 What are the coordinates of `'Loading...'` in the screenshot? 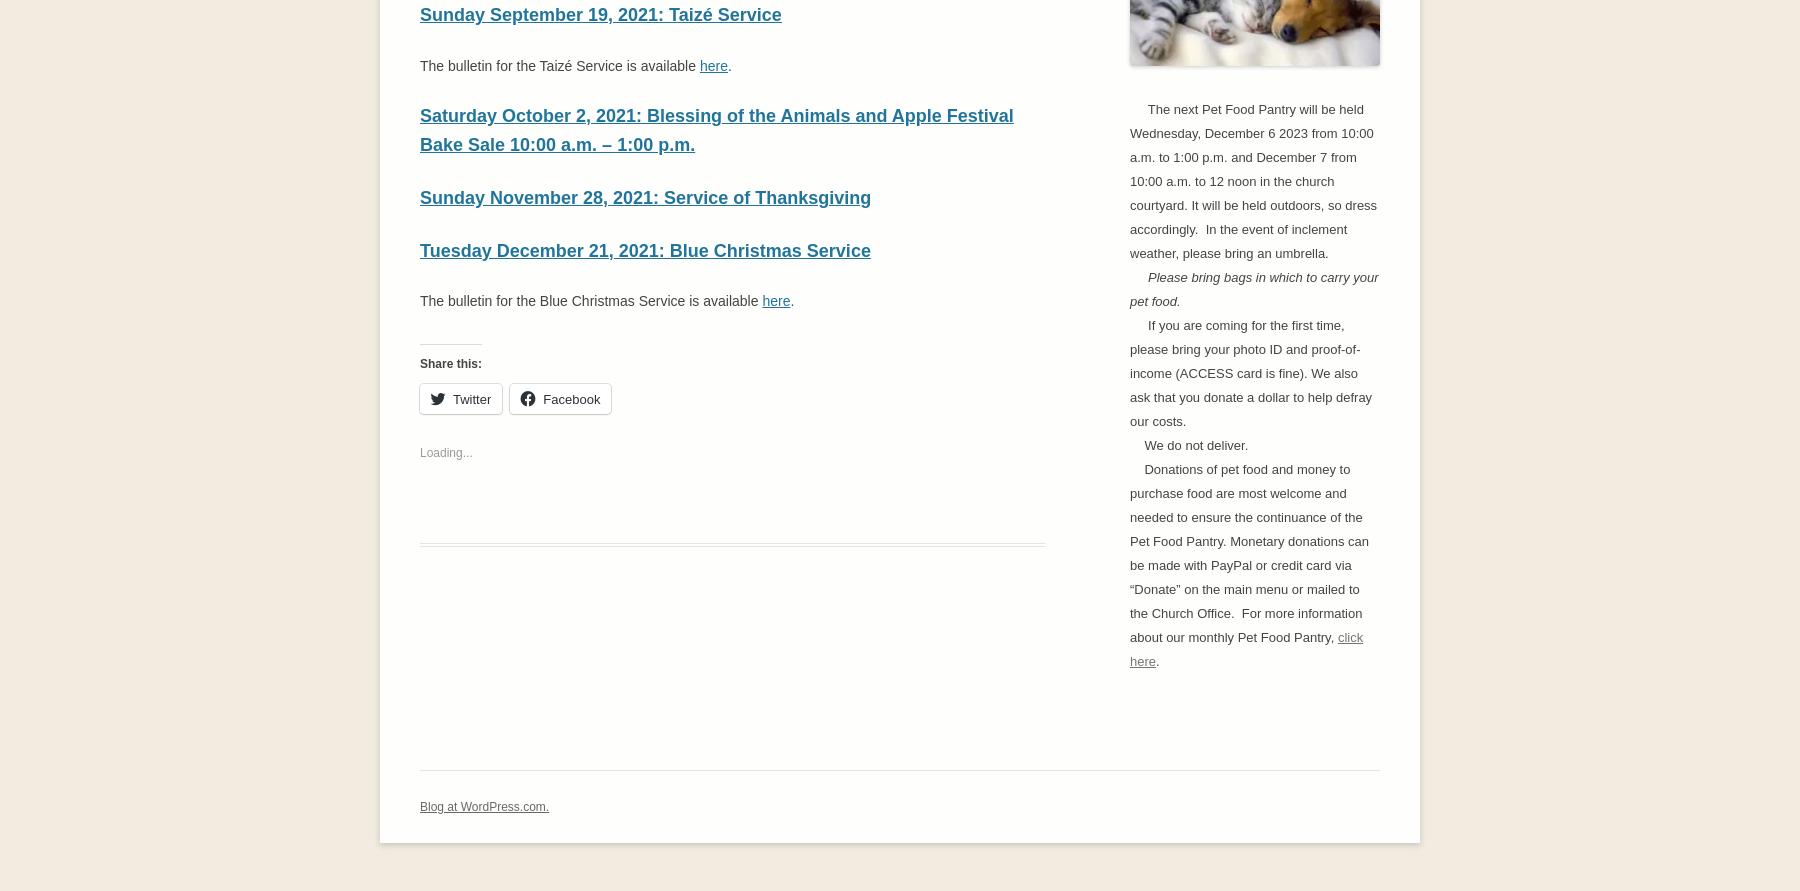 It's located at (446, 451).